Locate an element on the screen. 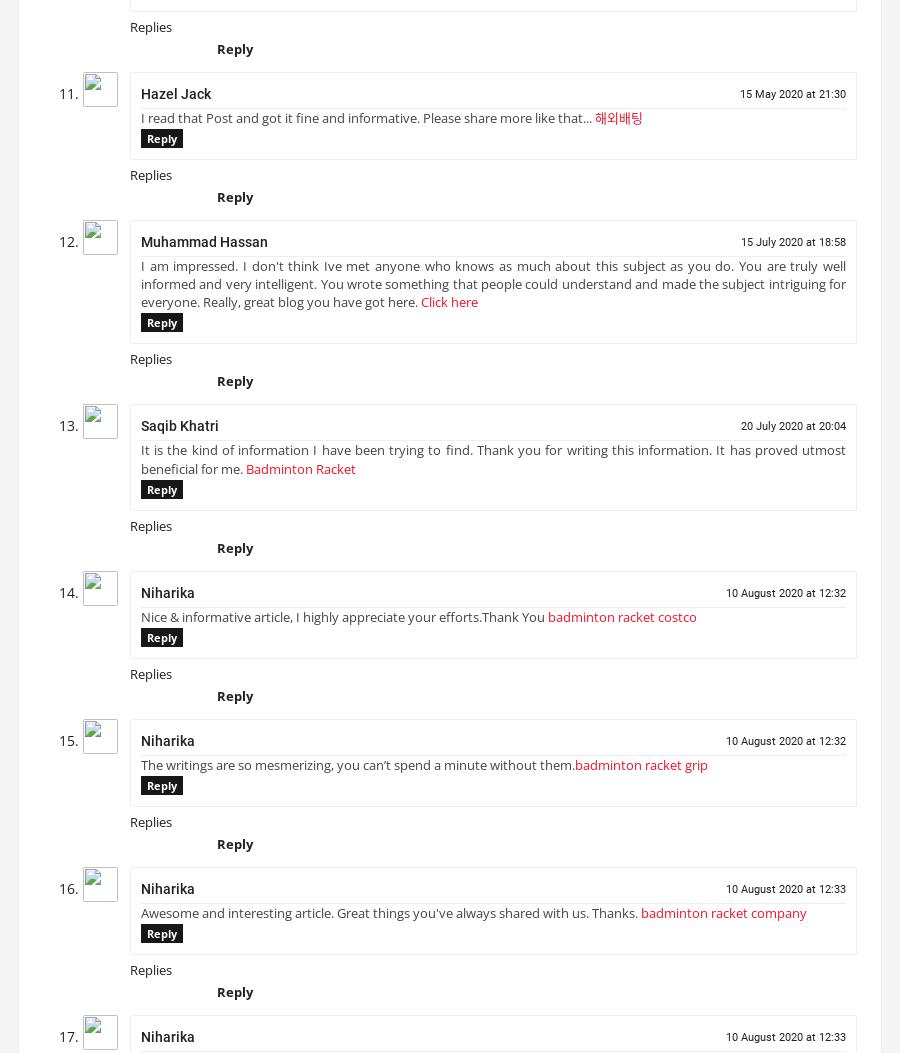 Image resolution: width=900 pixels, height=1053 pixels. 'I read that Post and got it fine and informative. Please share more like that...' is located at coordinates (368, 124).